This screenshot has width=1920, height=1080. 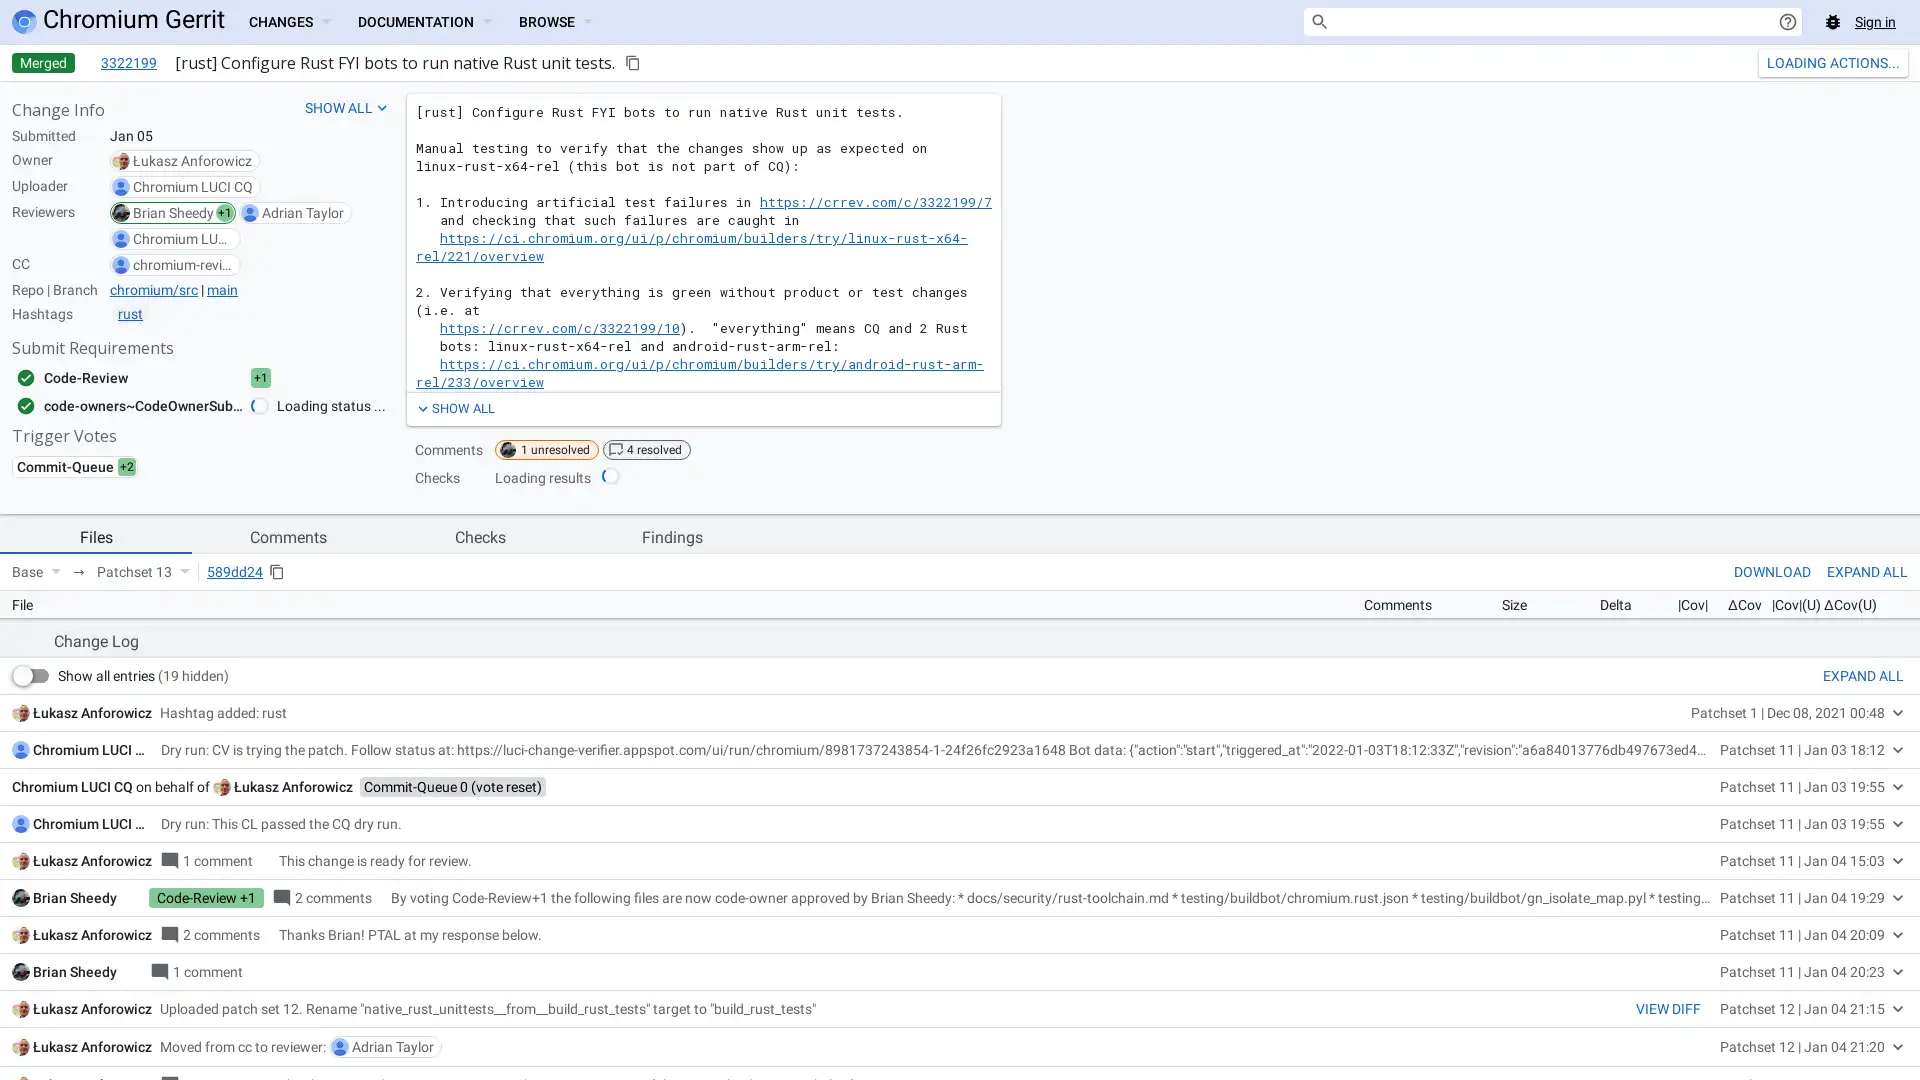 What do you see at coordinates (142, 571) in the screenshot?
I see `Patchset 13` at bounding box center [142, 571].